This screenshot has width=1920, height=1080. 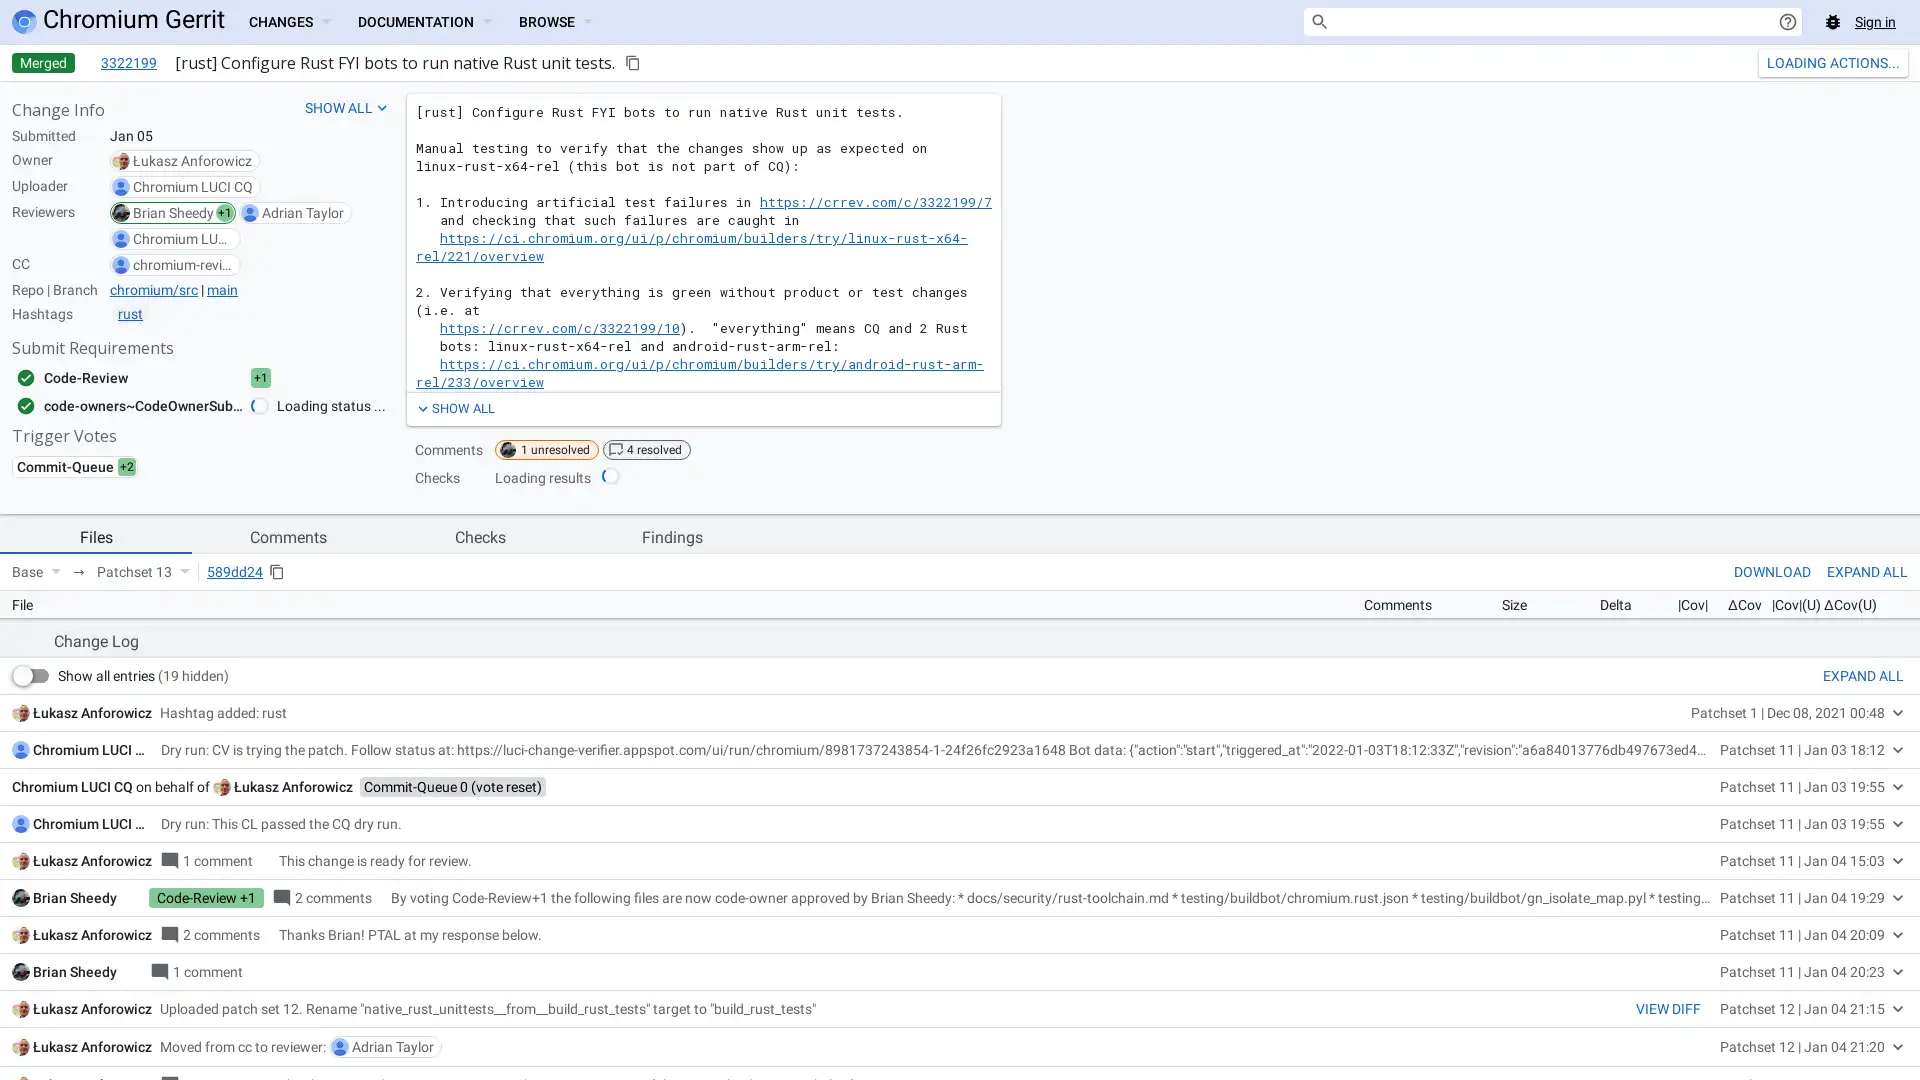 What do you see at coordinates (142, 571) in the screenshot?
I see `Patchset 13` at bounding box center [142, 571].